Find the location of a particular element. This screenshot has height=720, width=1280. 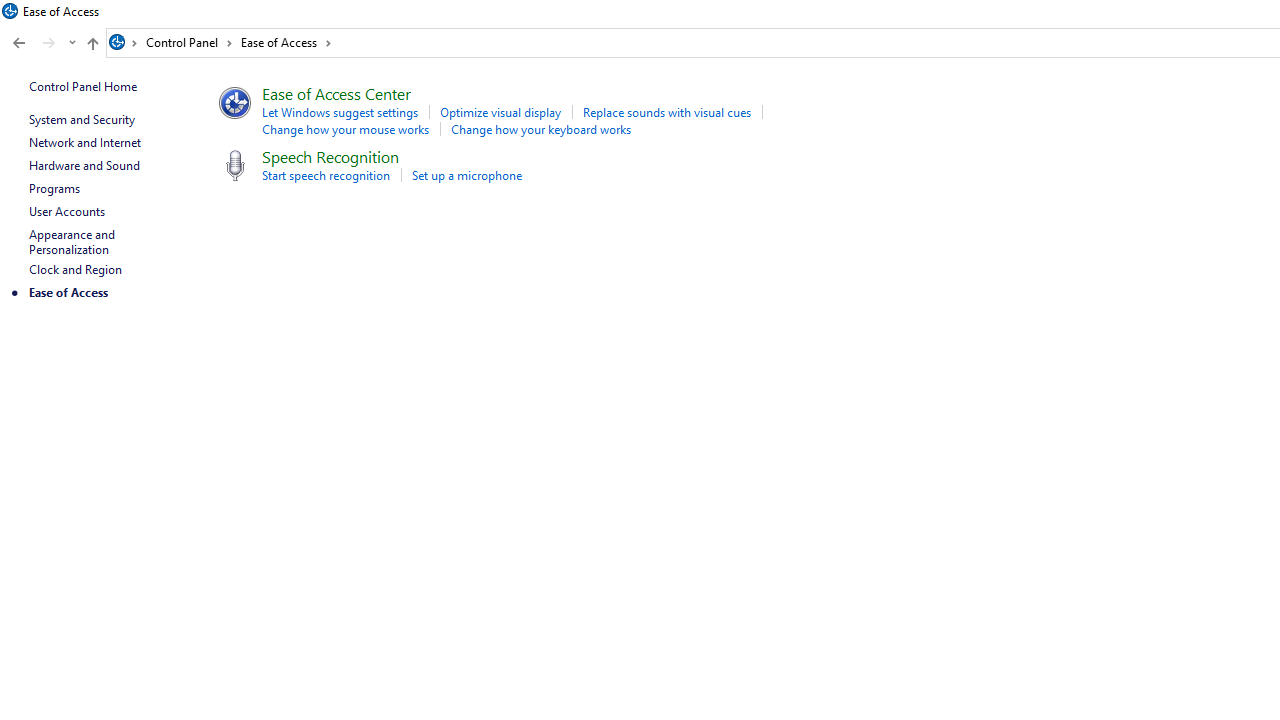

'Change how your keyboard works' is located at coordinates (541, 129).